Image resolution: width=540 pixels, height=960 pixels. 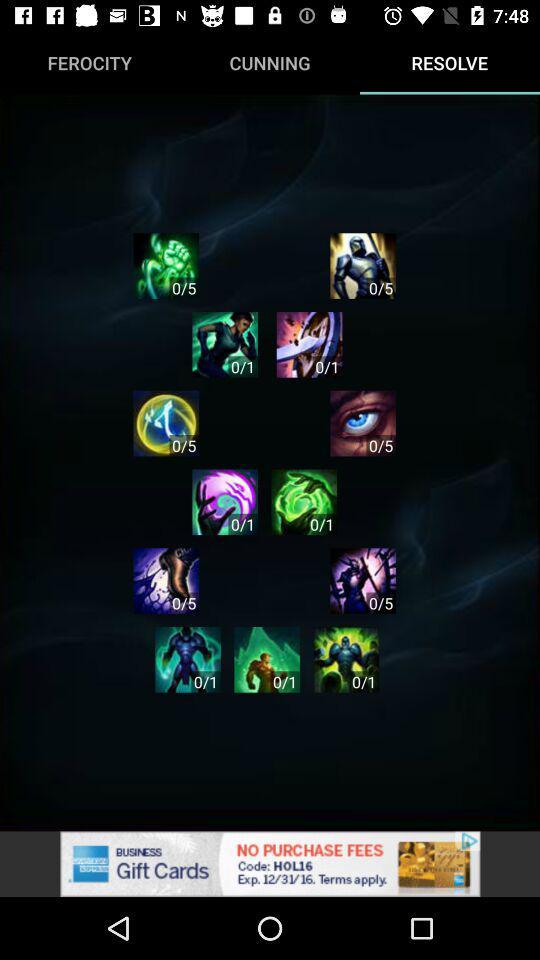 I want to click on the avatar icon, so click(x=267, y=658).